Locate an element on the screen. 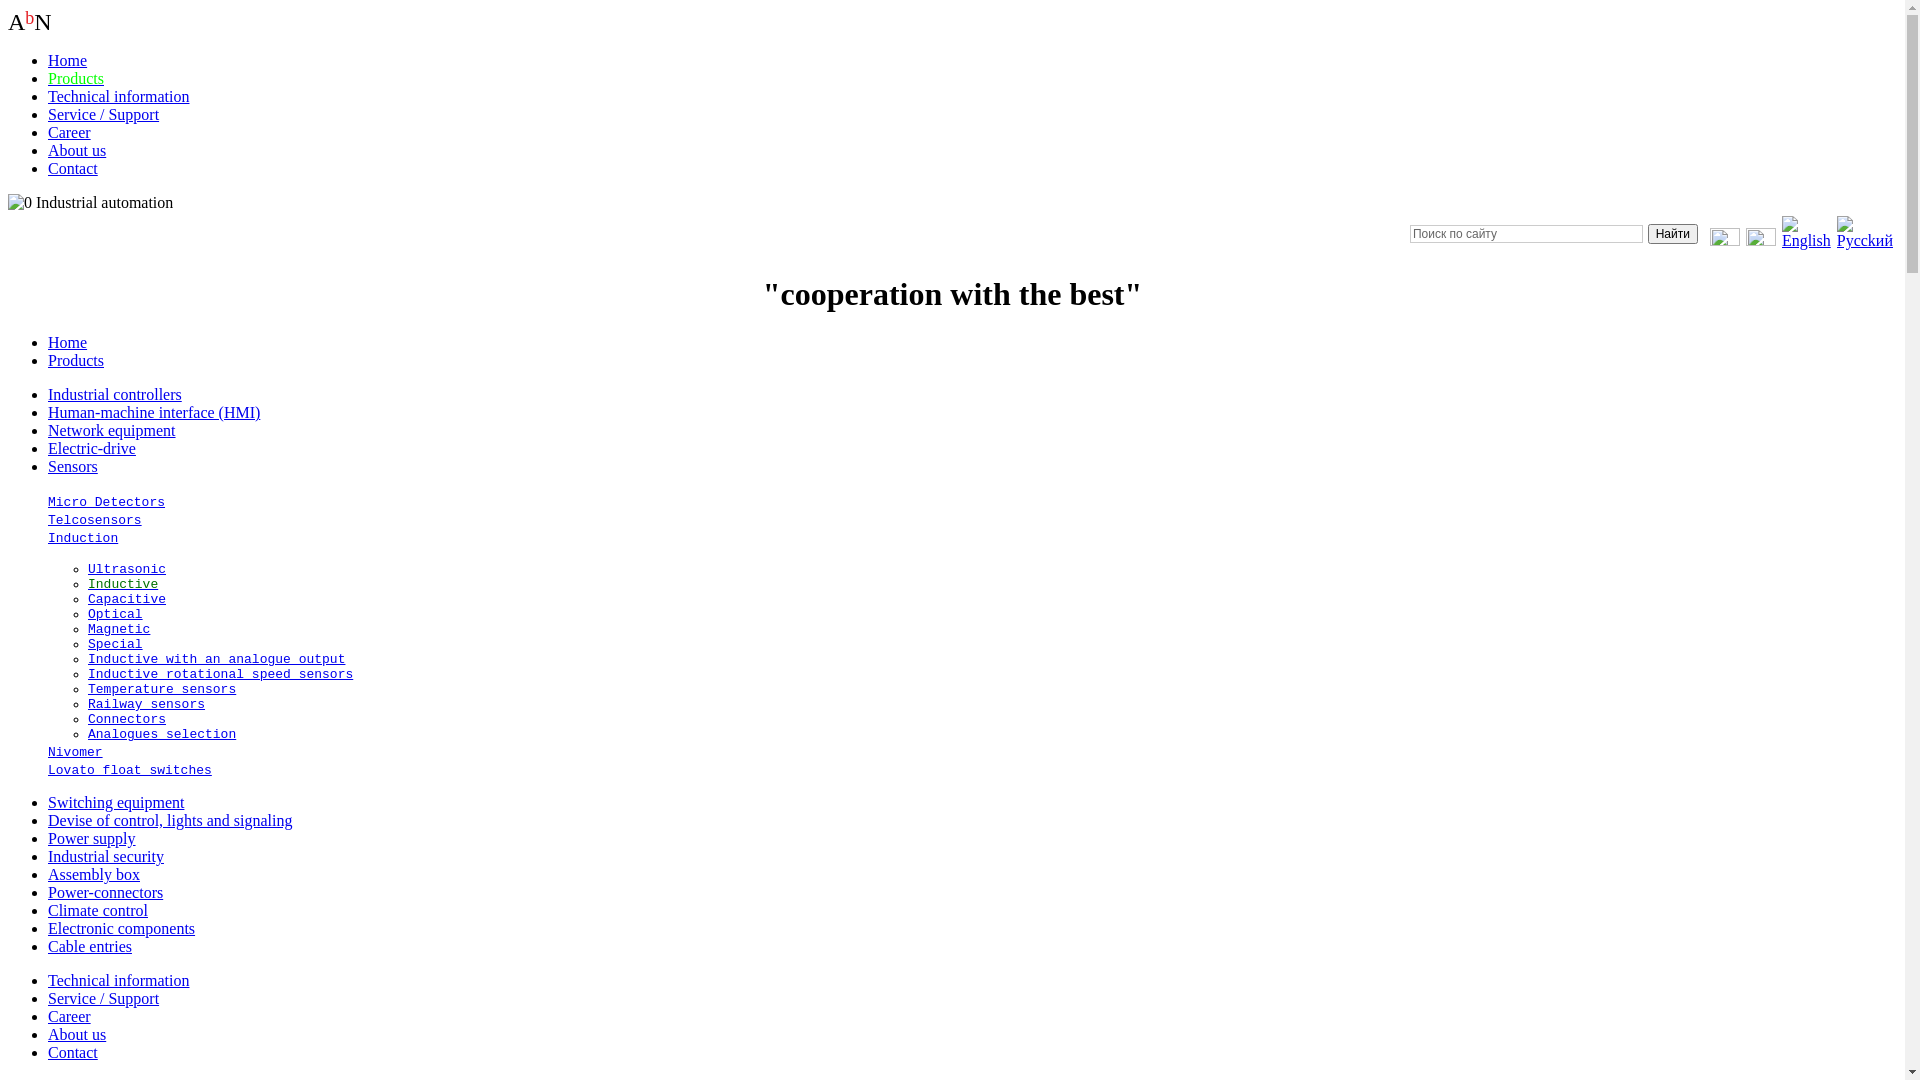 This screenshot has height=1080, width=1920. 'Network equipment' is located at coordinates (110, 429).